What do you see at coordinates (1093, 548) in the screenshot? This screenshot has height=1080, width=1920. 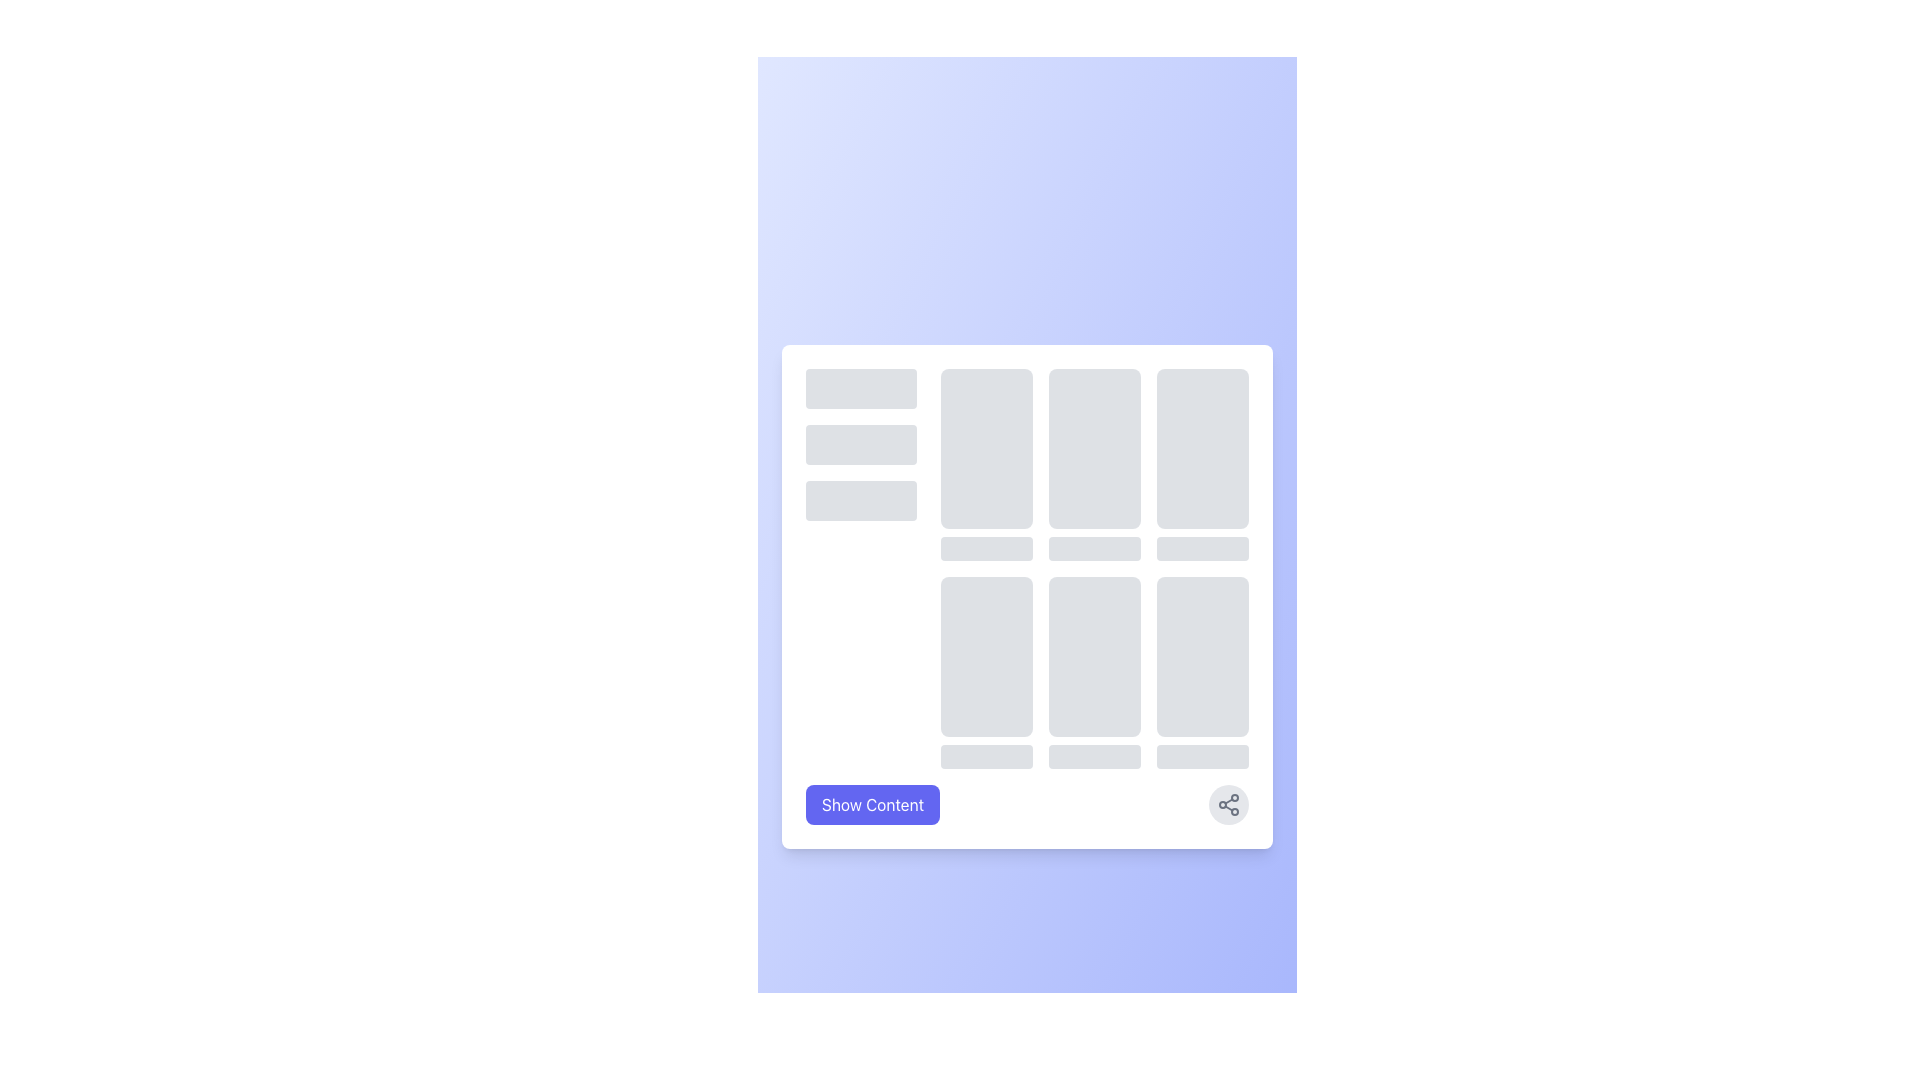 I see `the small rectangular placeholder element with rounded corners, styled with a gray fill color, located centrally below a larger rectangular section in its column` at bounding box center [1093, 548].